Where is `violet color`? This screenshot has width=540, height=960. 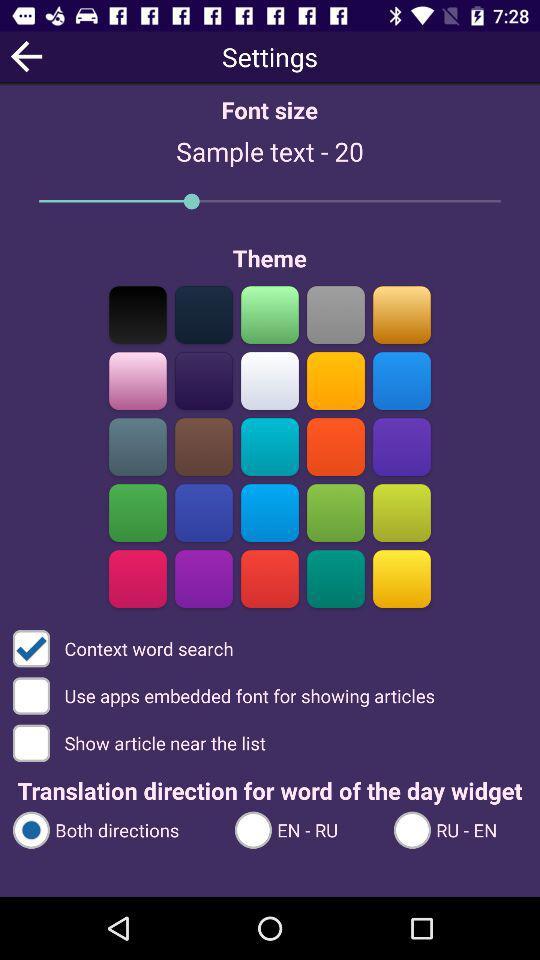 violet color is located at coordinates (401, 446).